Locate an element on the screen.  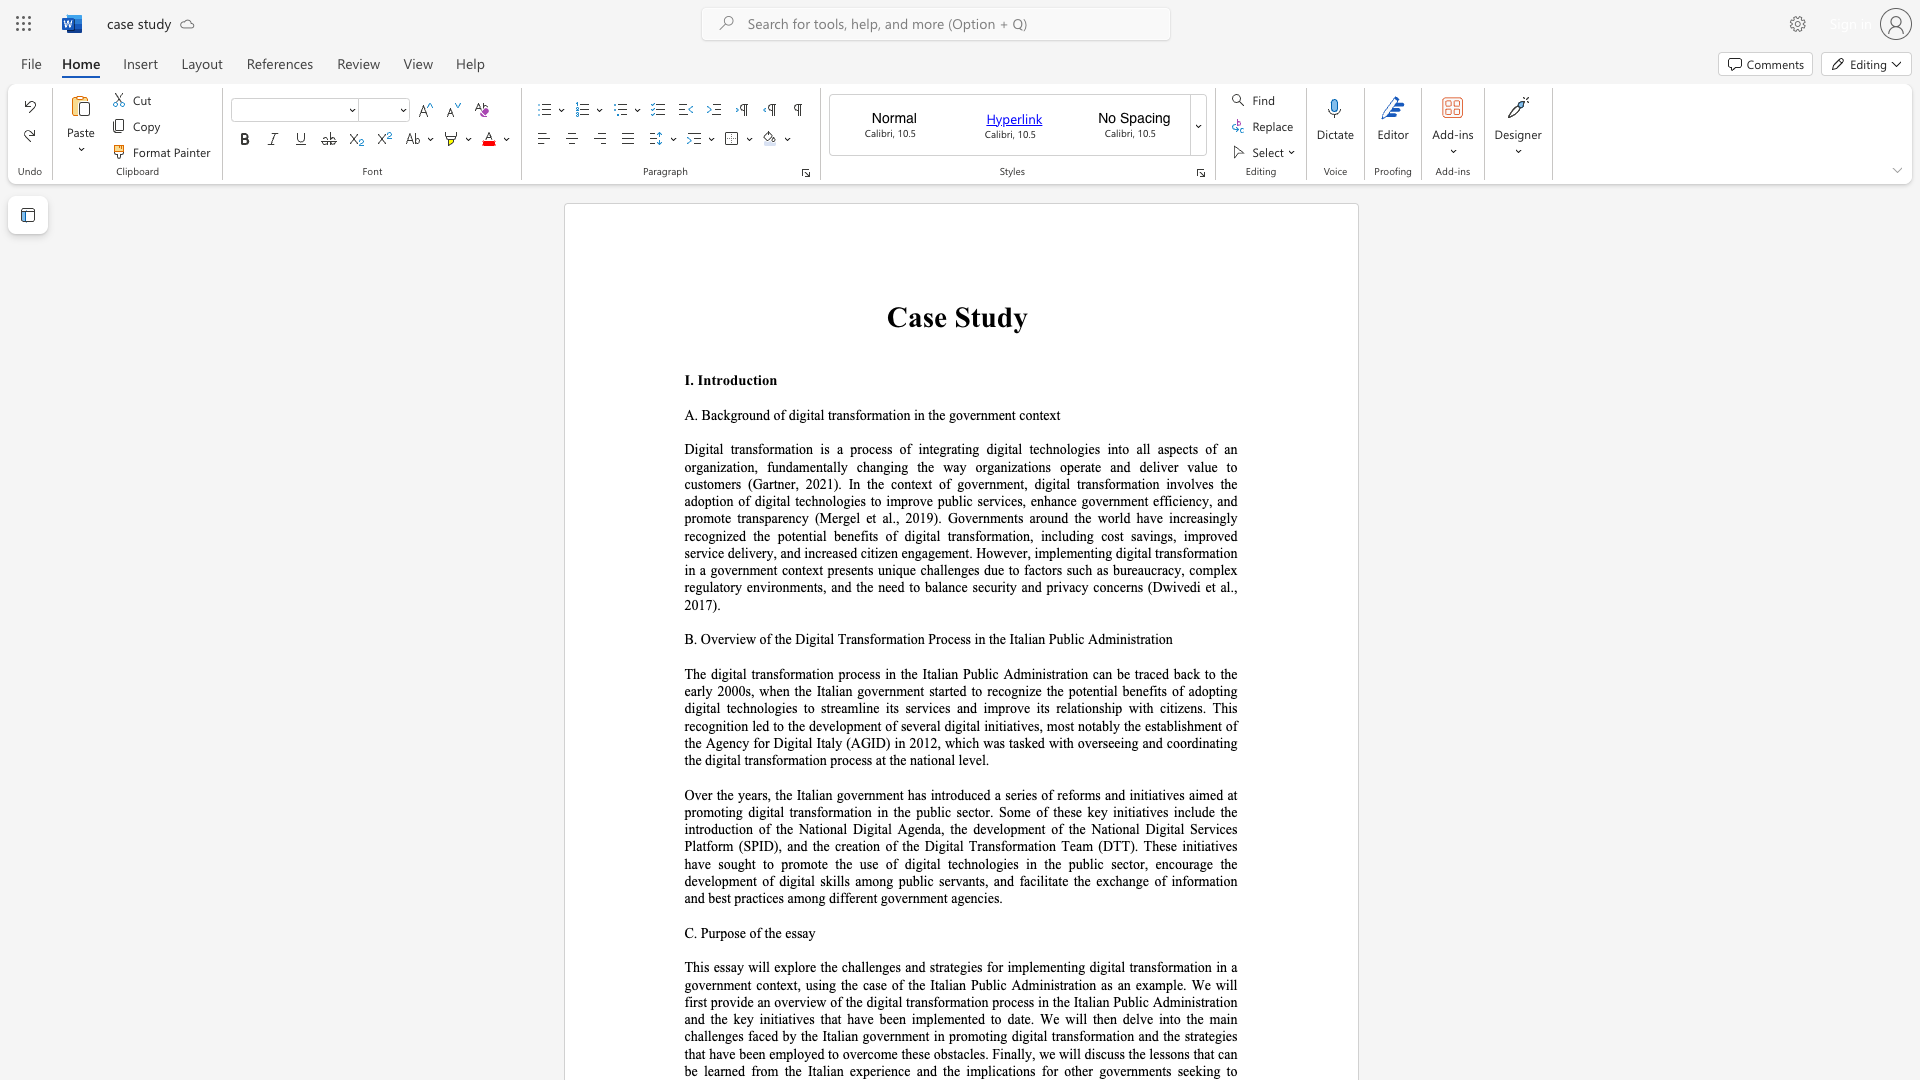
the 1th character "e" in the text is located at coordinates (939, 315).